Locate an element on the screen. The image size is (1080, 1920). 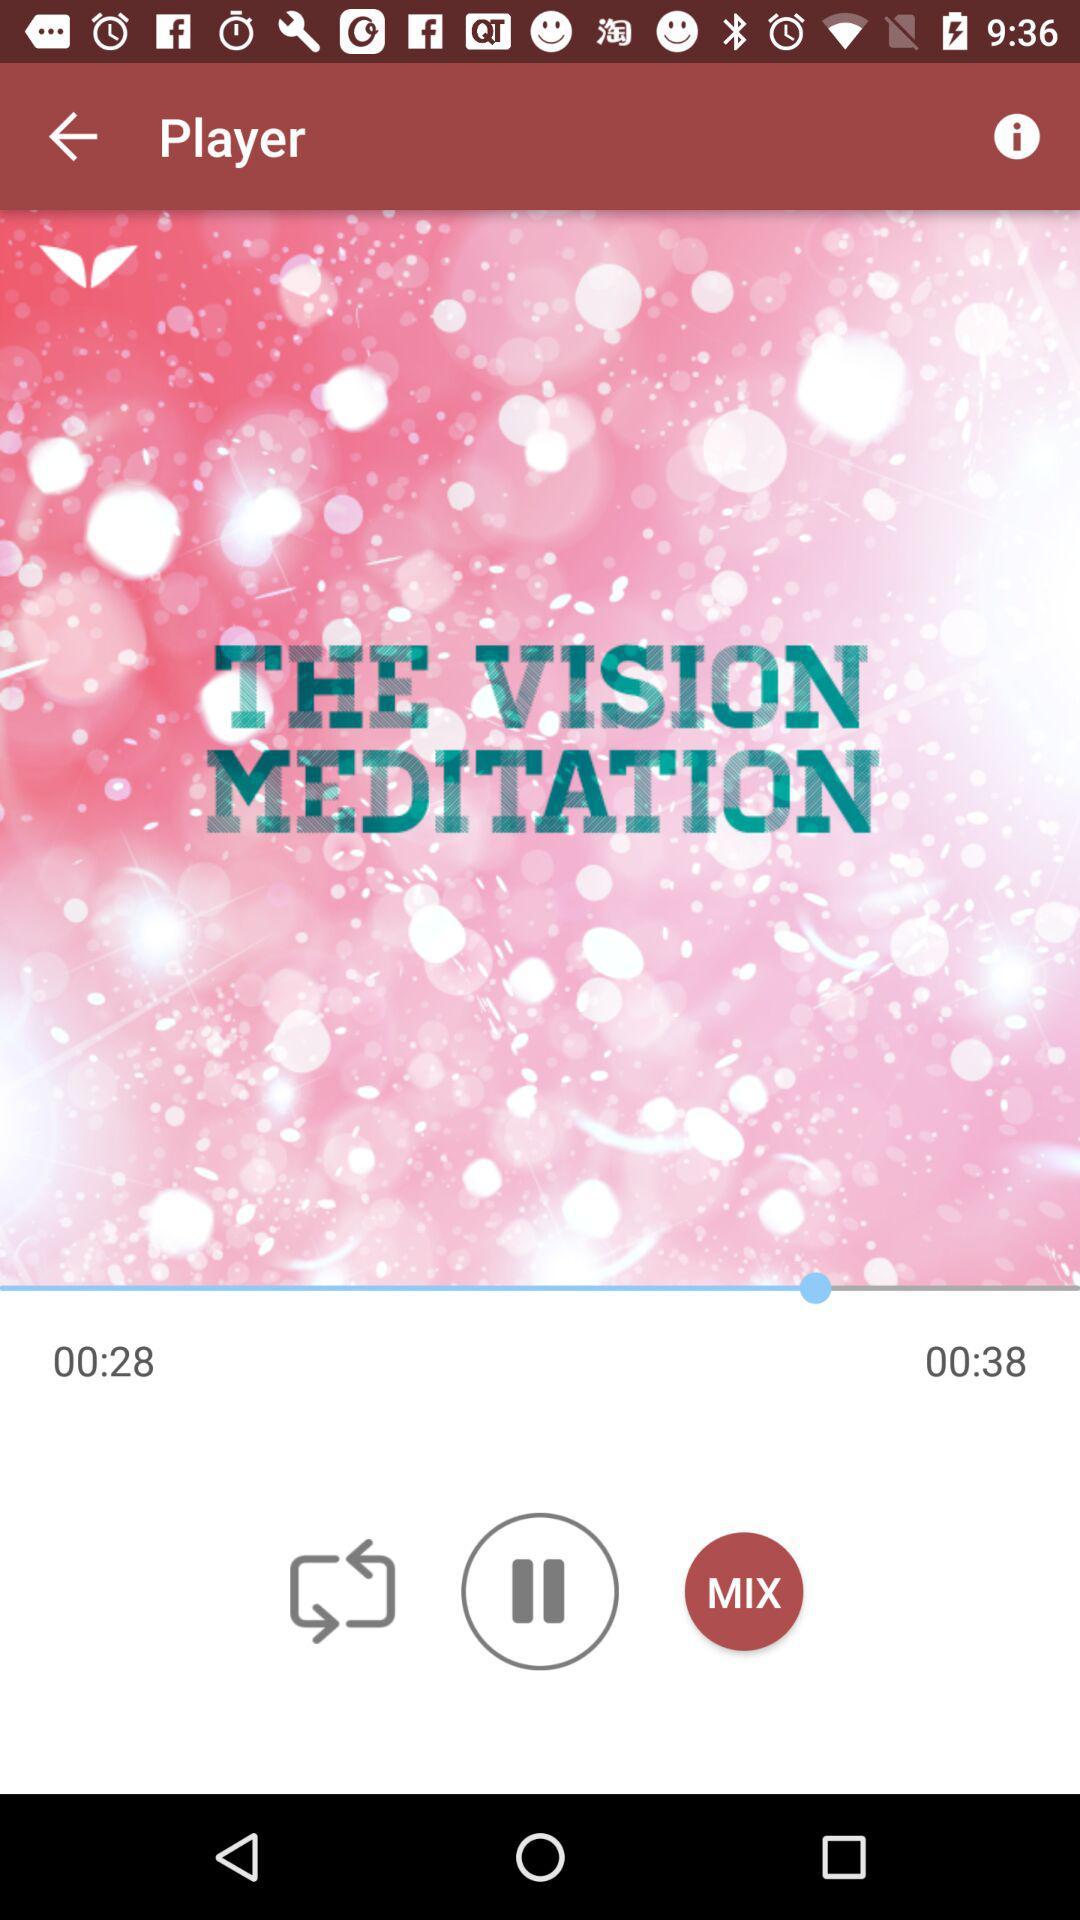
icon at the top right corner is located at coordinates (1017, 135).